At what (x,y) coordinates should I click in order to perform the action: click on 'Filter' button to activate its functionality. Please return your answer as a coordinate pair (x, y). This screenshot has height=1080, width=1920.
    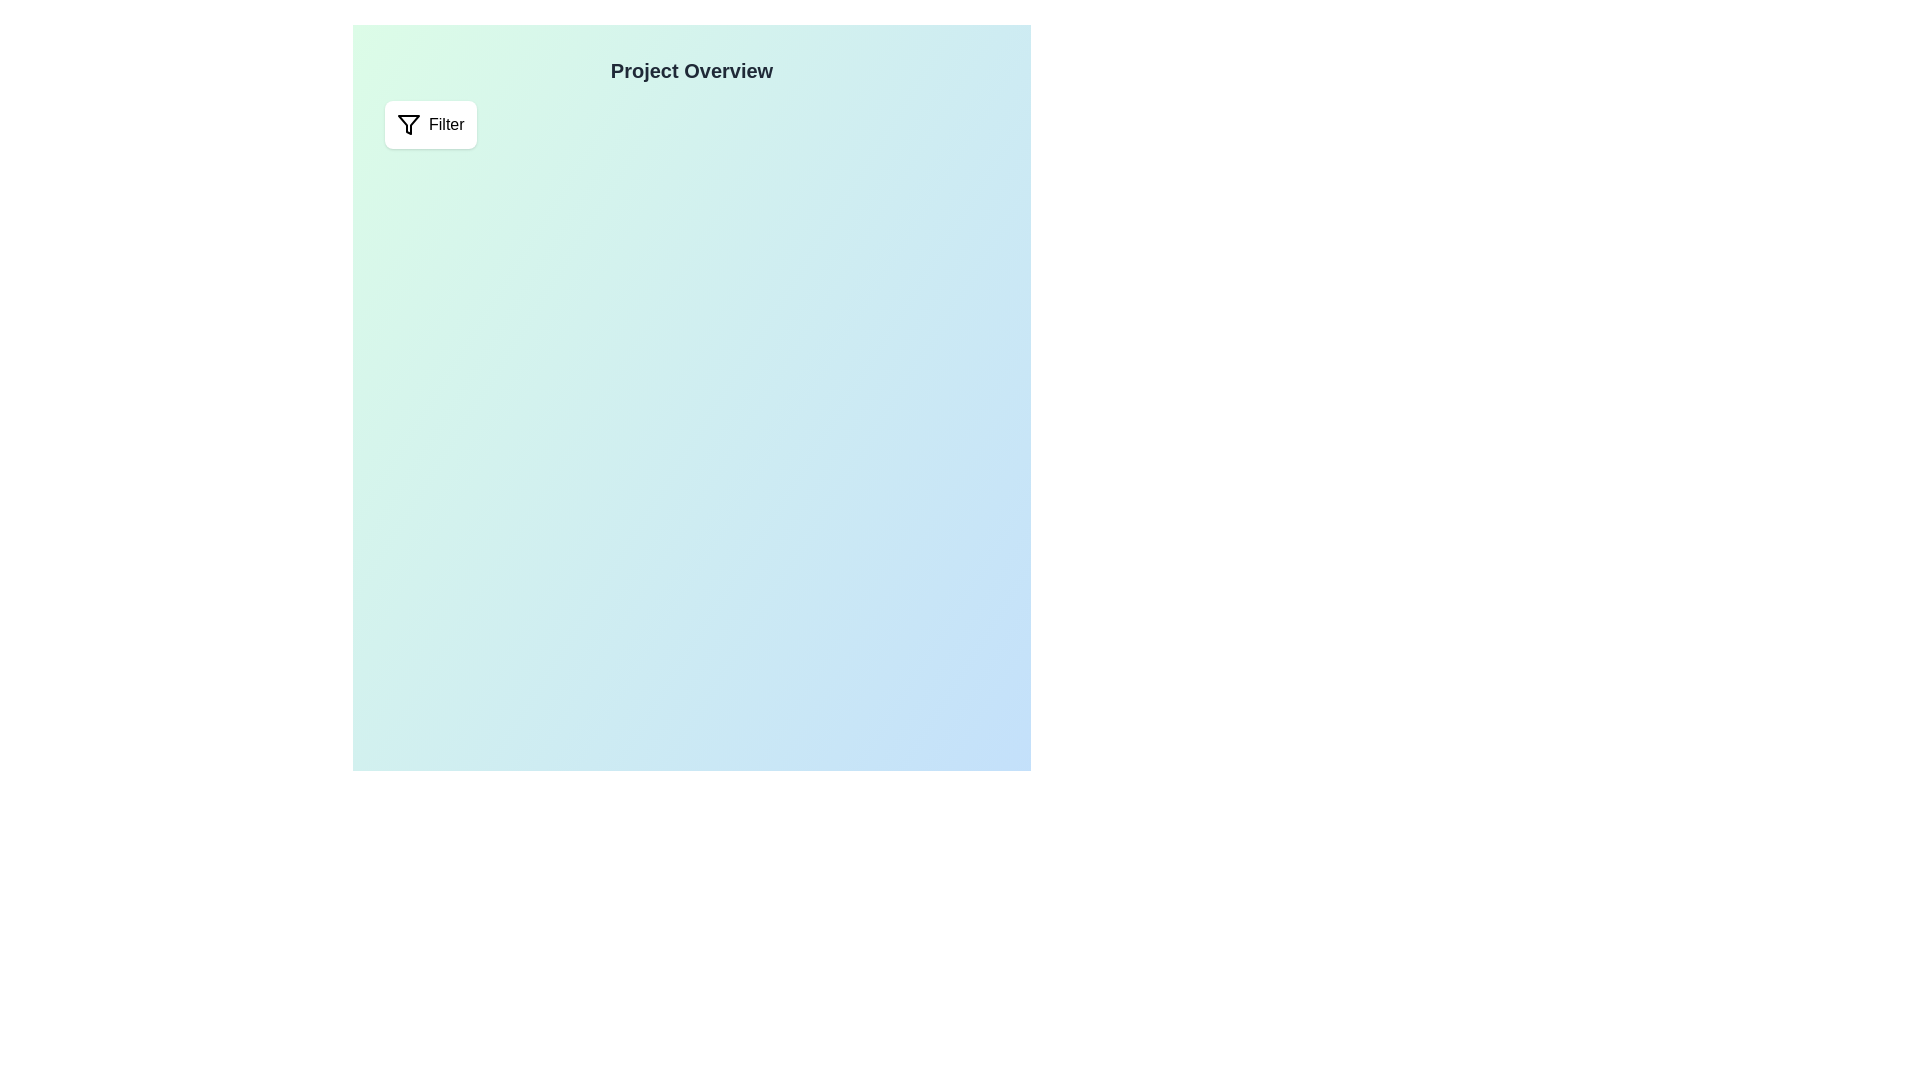
    Looking at the image, I should click on (429, 124).